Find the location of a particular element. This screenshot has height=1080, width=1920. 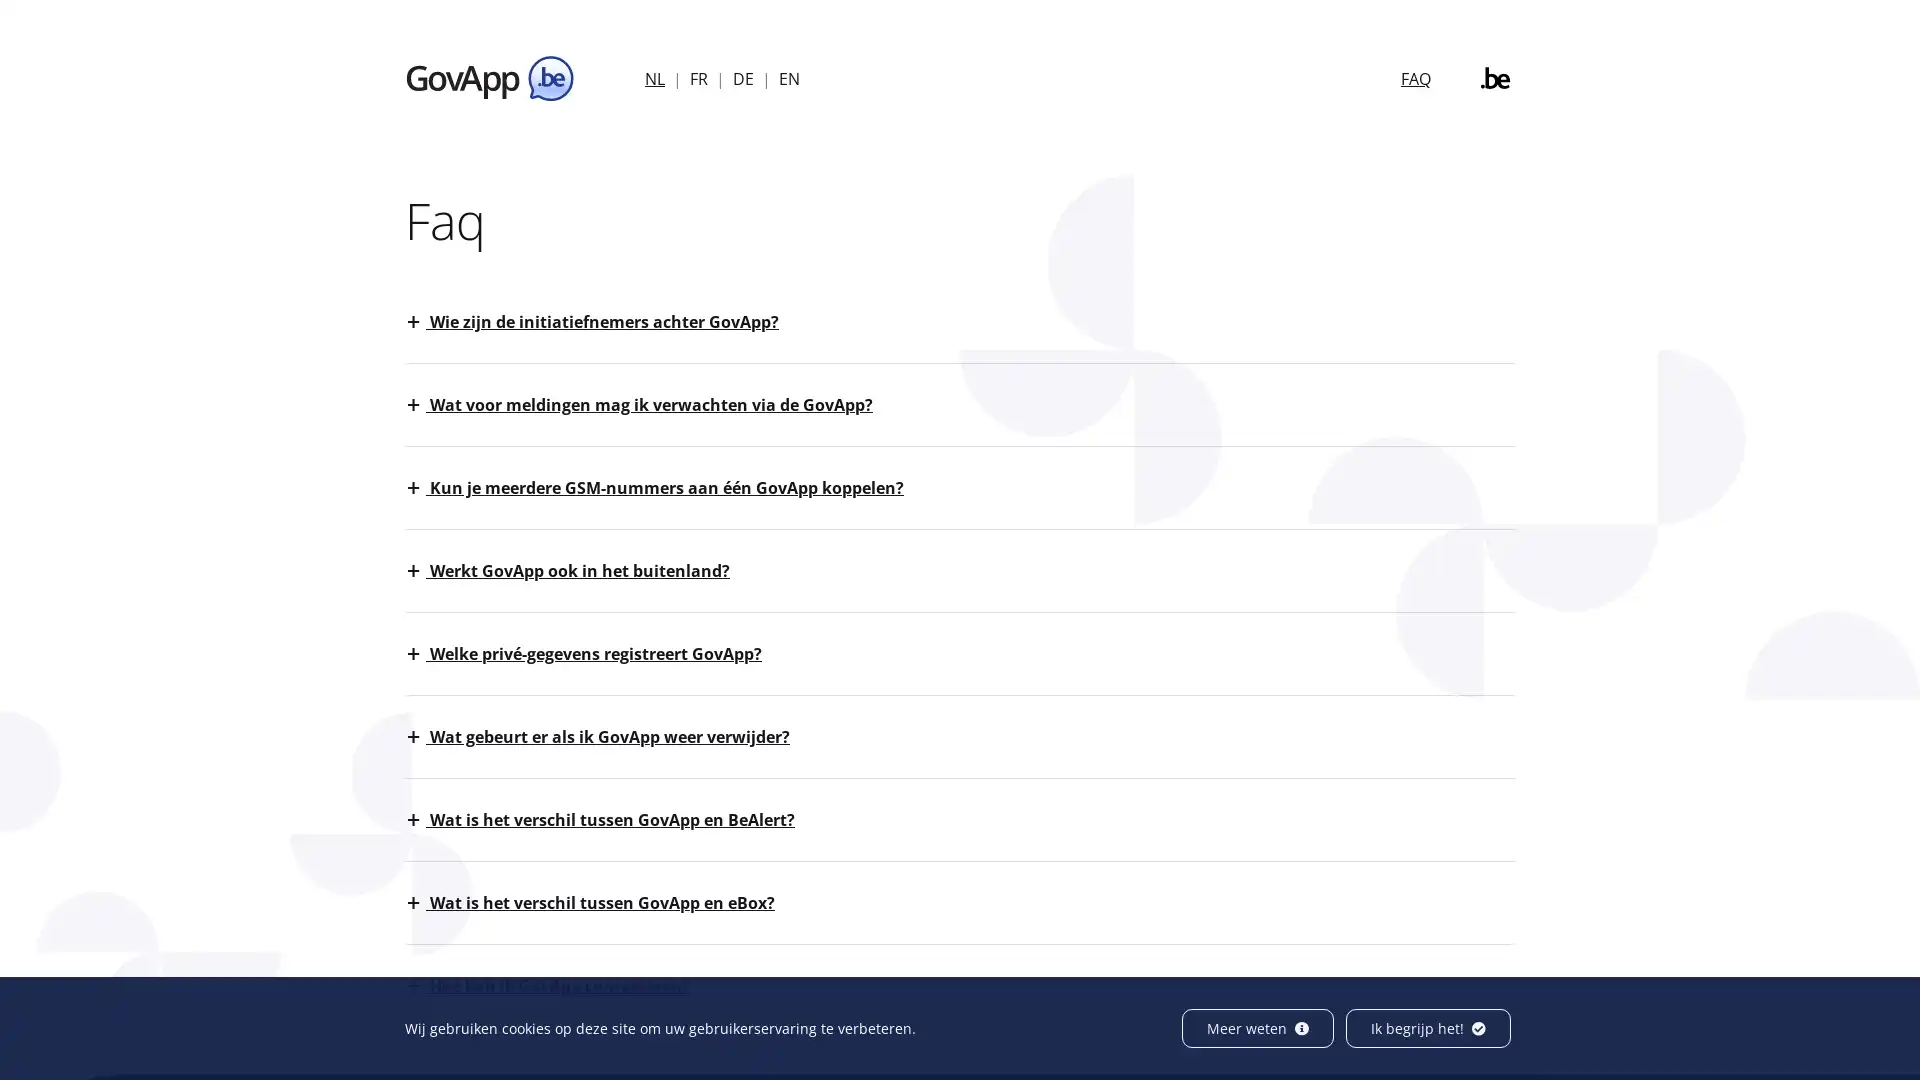

+ Wat is het verschil tussen GovApp en eBox? is located at coordinates (601, 902).